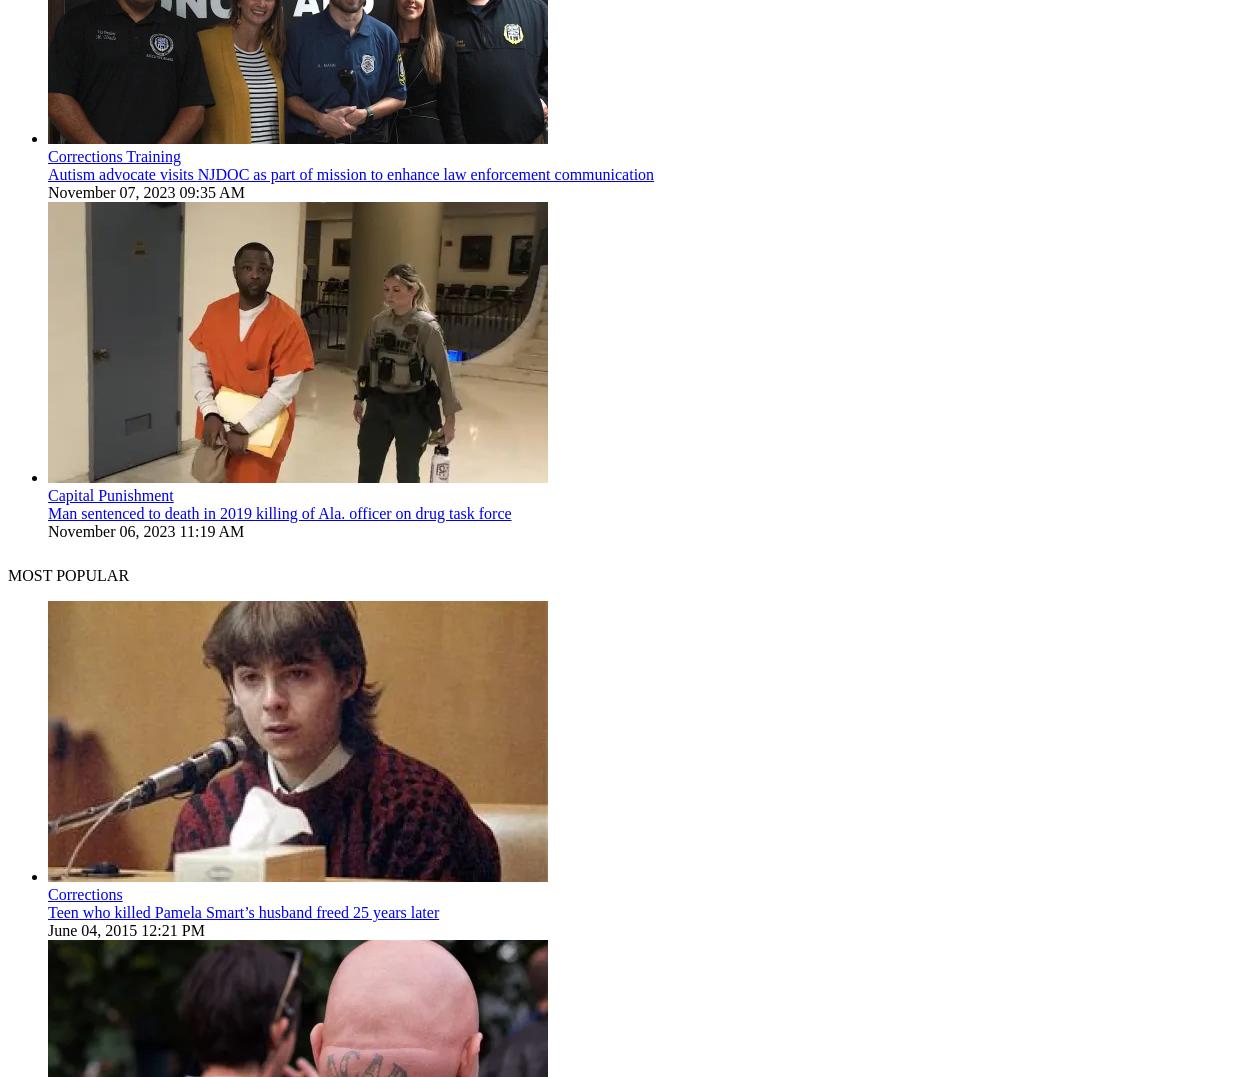  Describe the element at coordinates (47, 929) in the screenshot. I see `'June 04, 2015 12:21 PM'` at that location.